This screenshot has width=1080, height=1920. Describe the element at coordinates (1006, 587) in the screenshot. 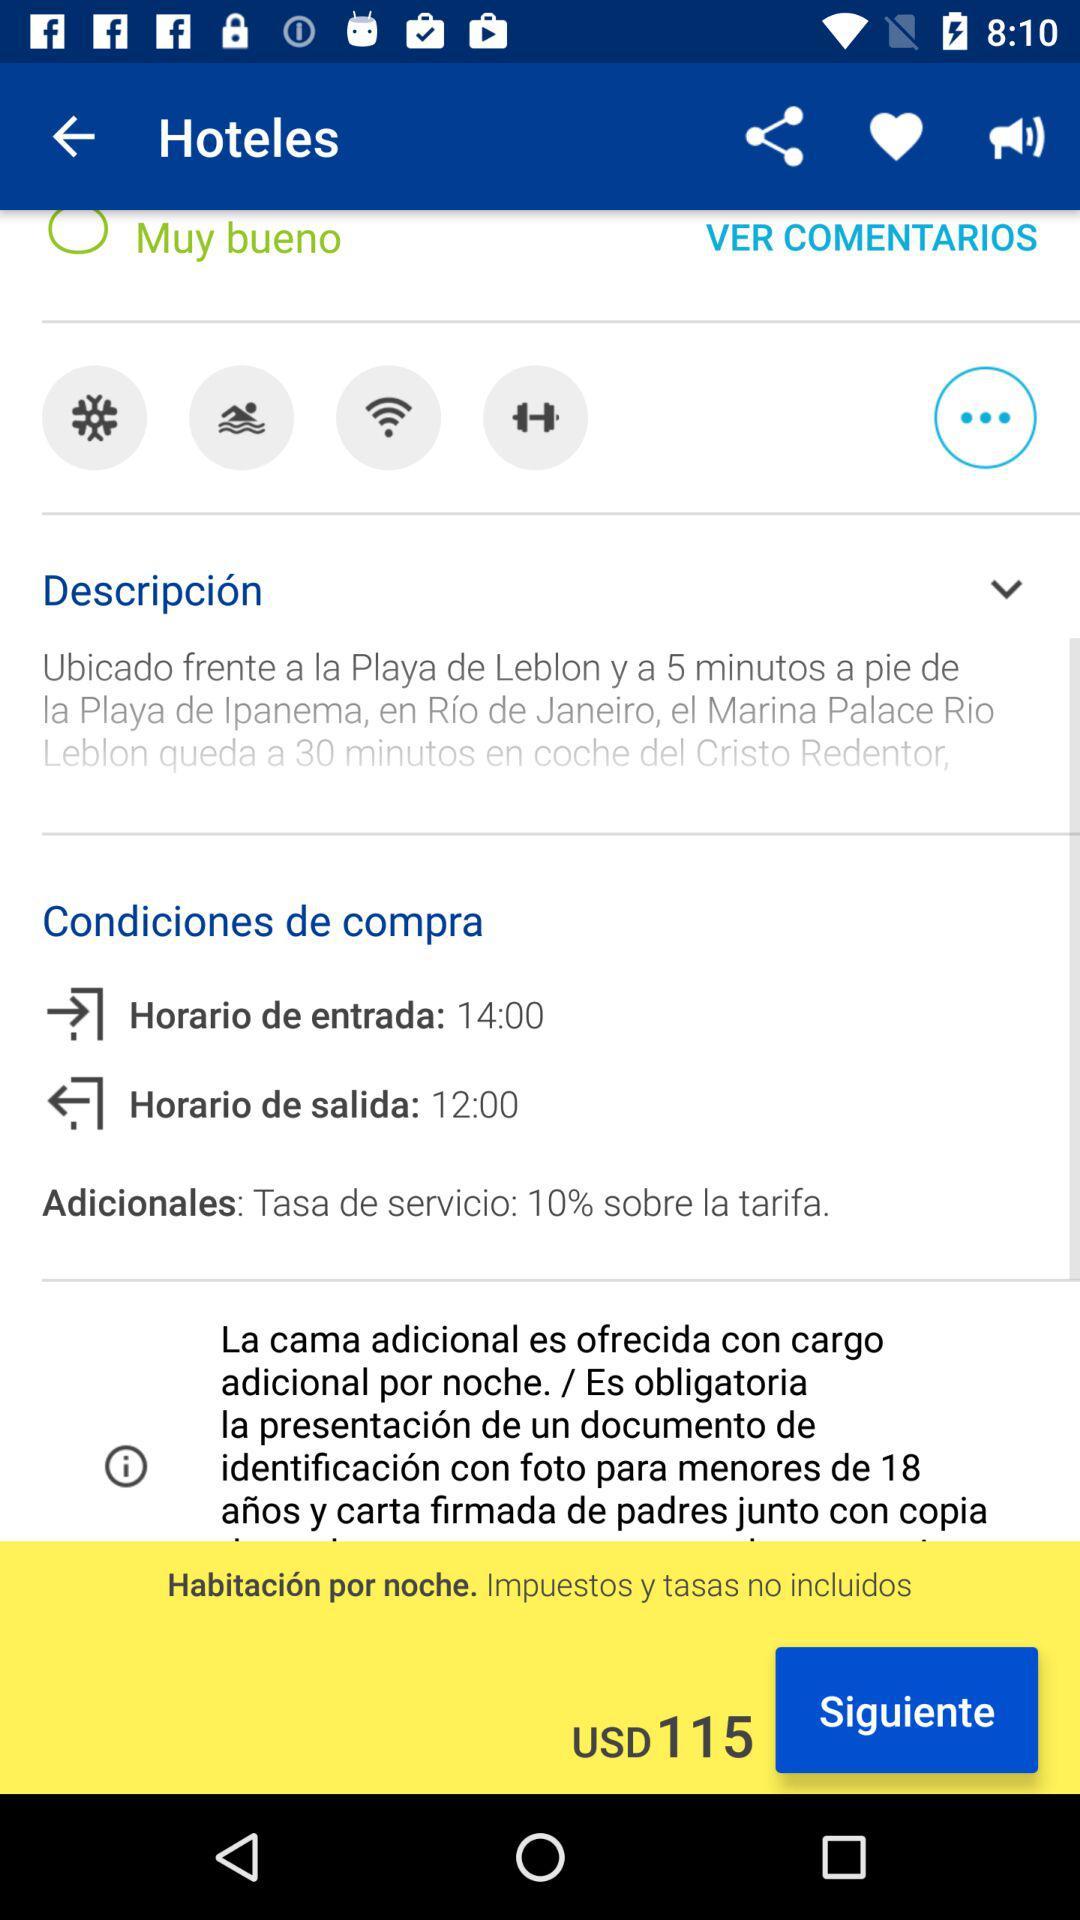

I see `the expand_more icon` at that location.